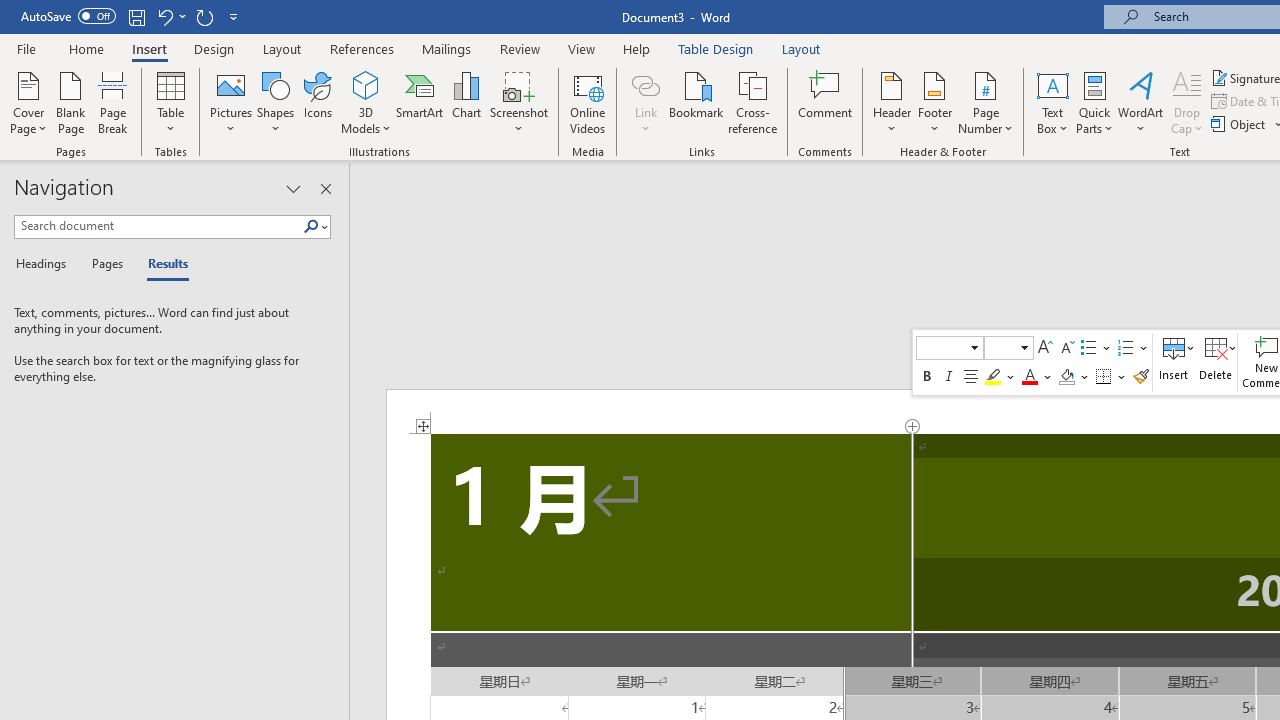 The width and height of the screenshot is (1280, 720). Describe the element at coordinates (104, 264) in the screenshot. I see `'Pages'` at that location.